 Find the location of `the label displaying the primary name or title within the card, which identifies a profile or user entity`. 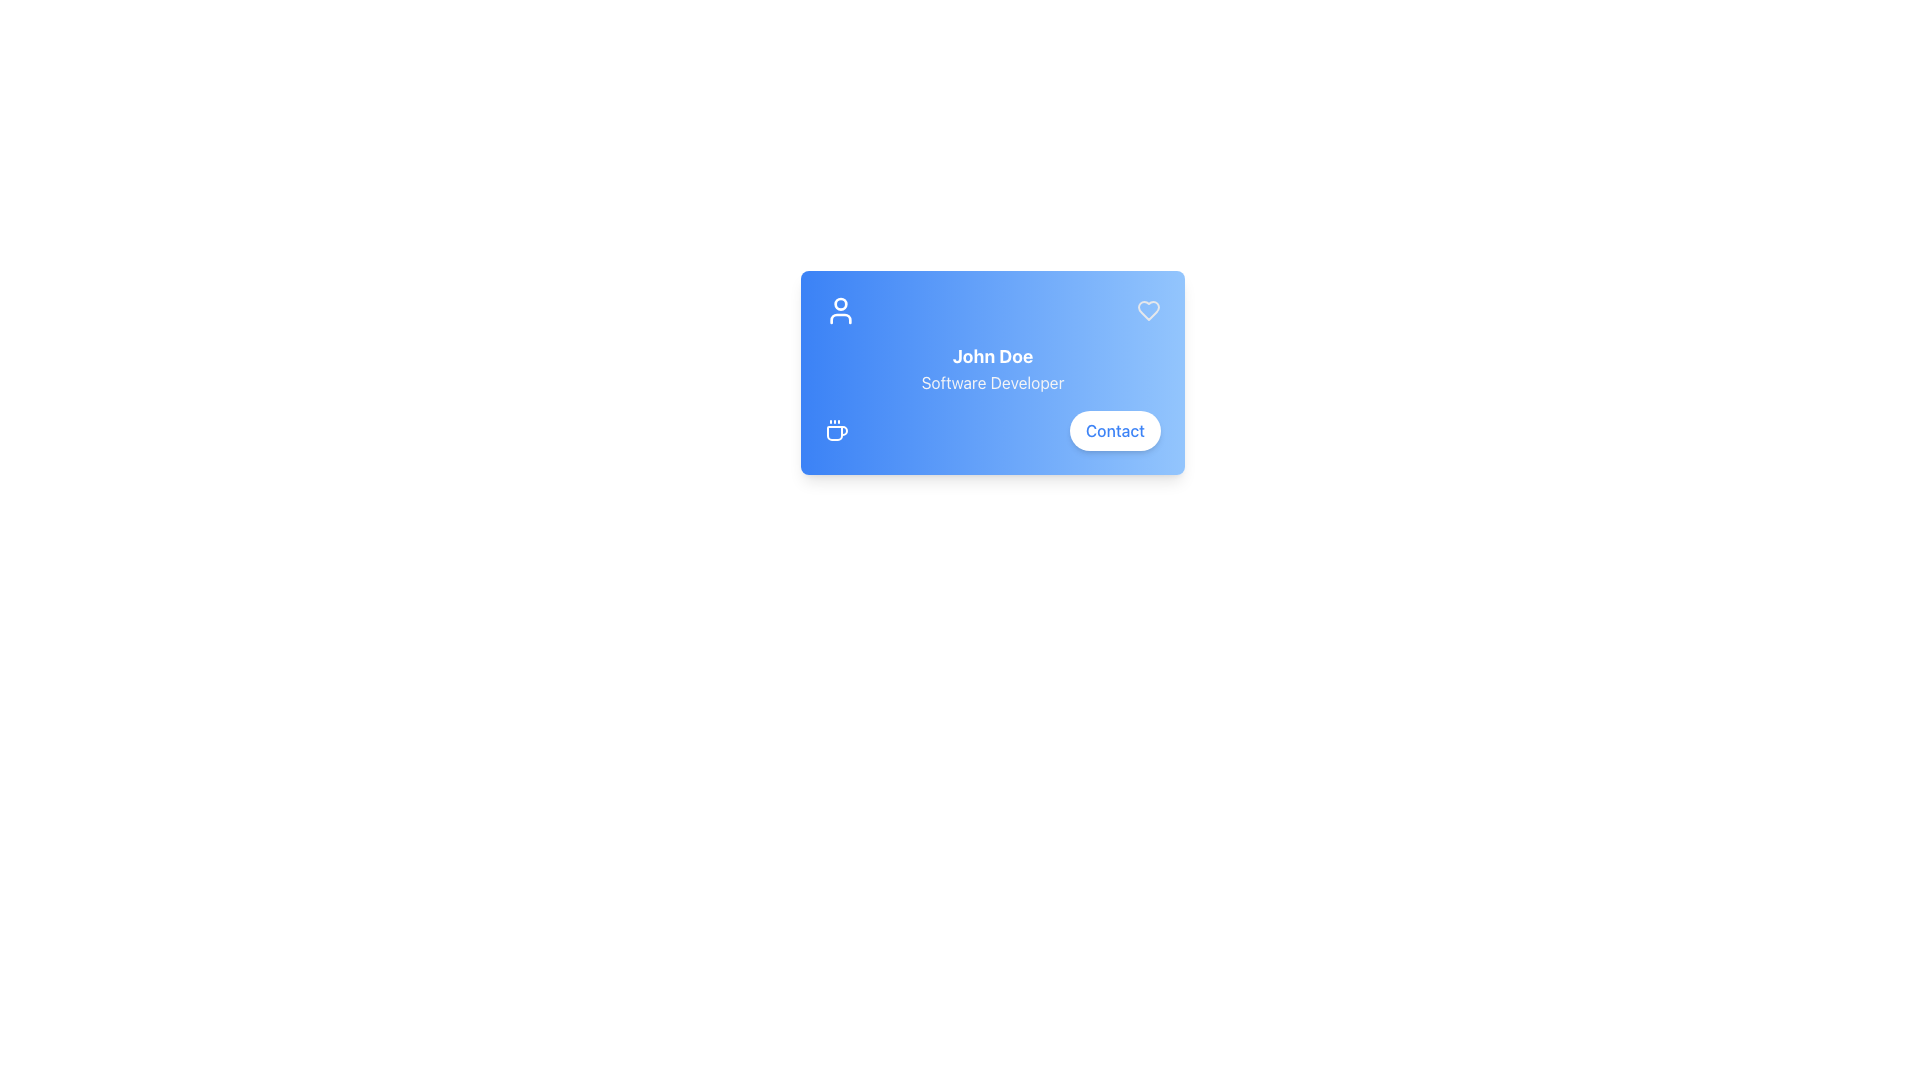

the label displaying the primary name or title within the card, which identifies a profile or user entity is located at coordinates (993, 356).